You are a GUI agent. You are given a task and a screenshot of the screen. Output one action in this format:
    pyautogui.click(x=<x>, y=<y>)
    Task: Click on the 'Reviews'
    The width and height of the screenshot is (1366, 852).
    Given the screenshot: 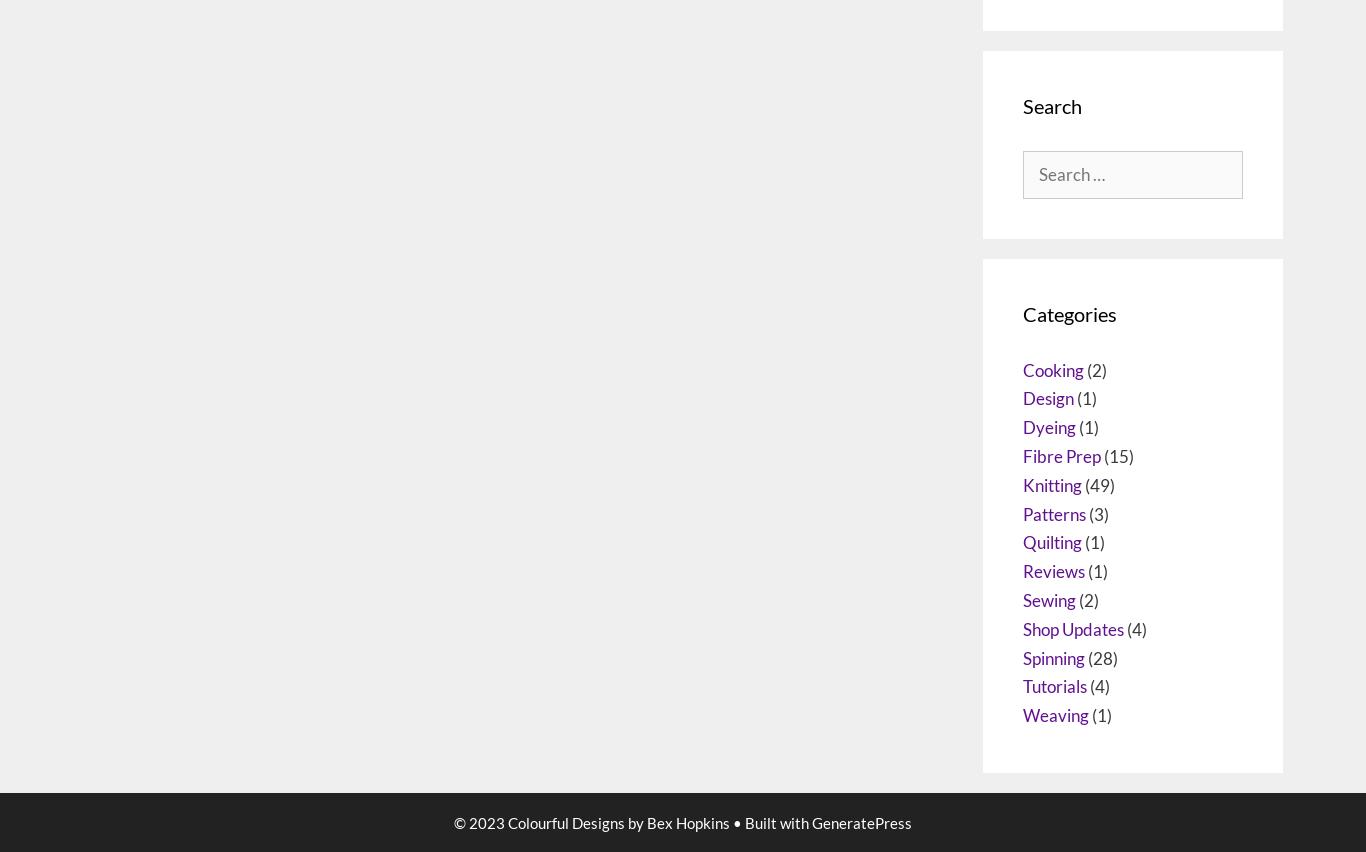 What is the action you would take?
    pyautogui.click(x=1053, y=720)
    